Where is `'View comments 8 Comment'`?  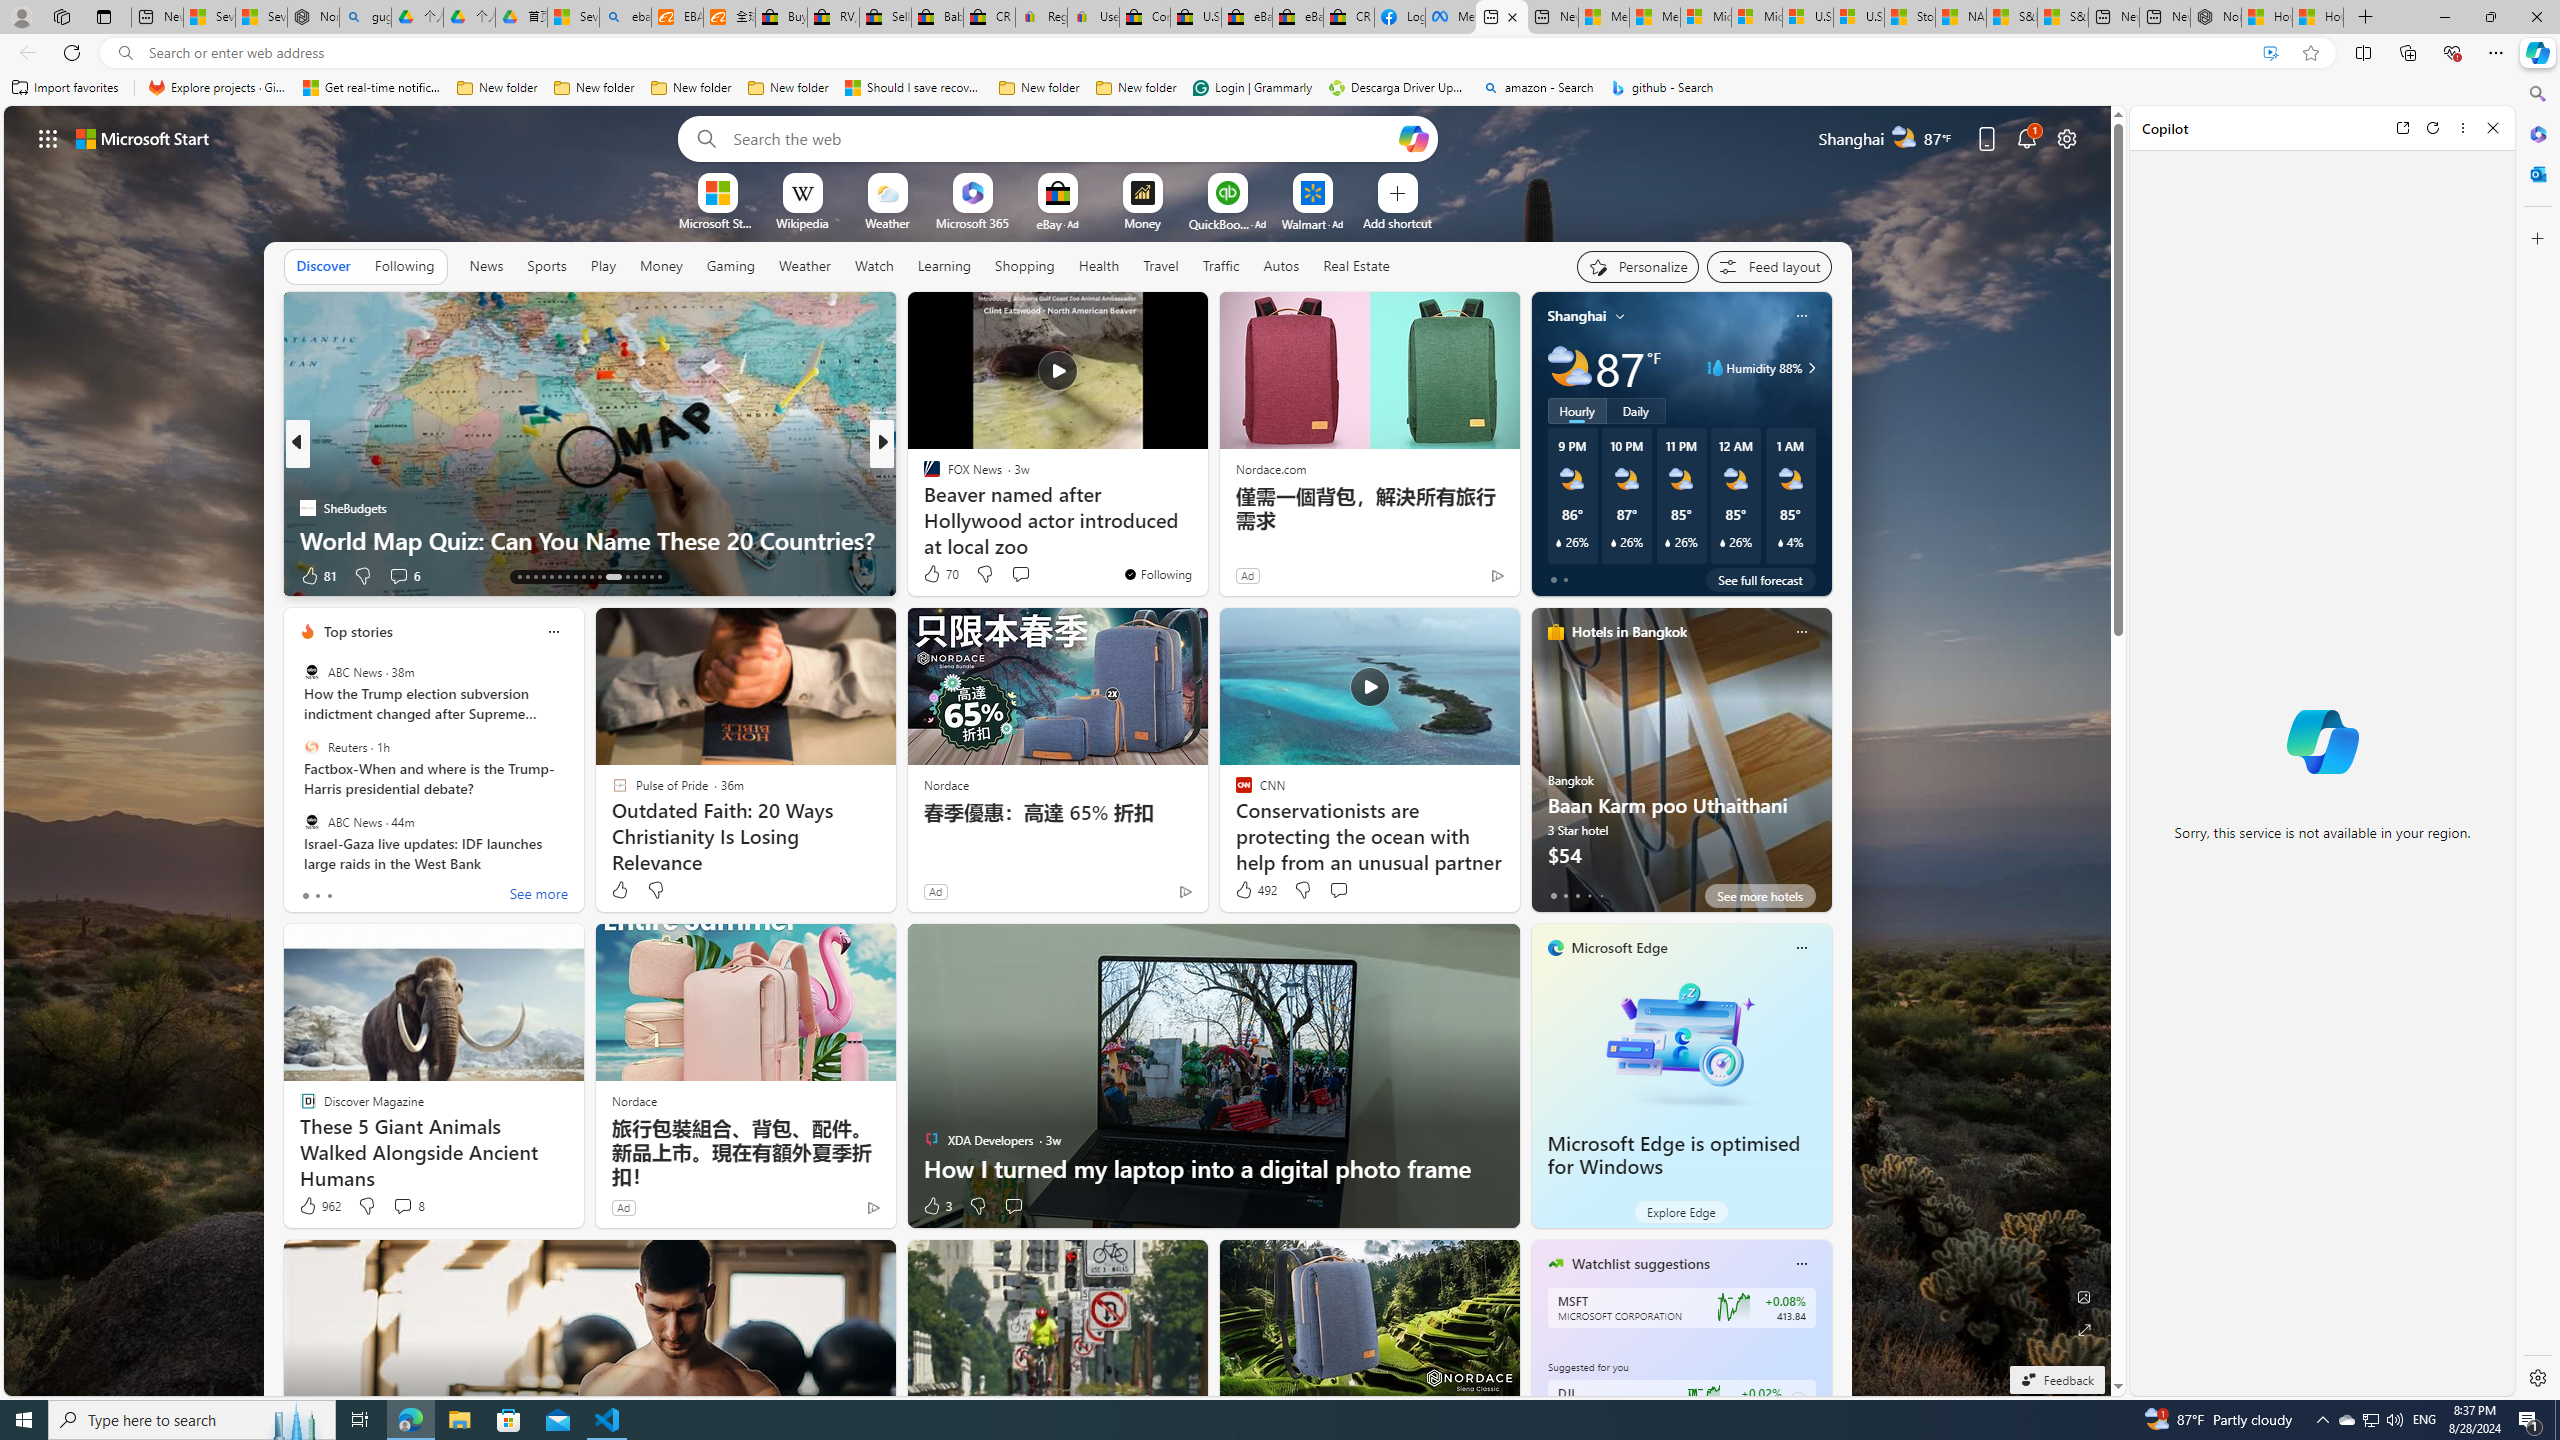
'View comments 8 Comment' is located at coordinates (400, 1206).